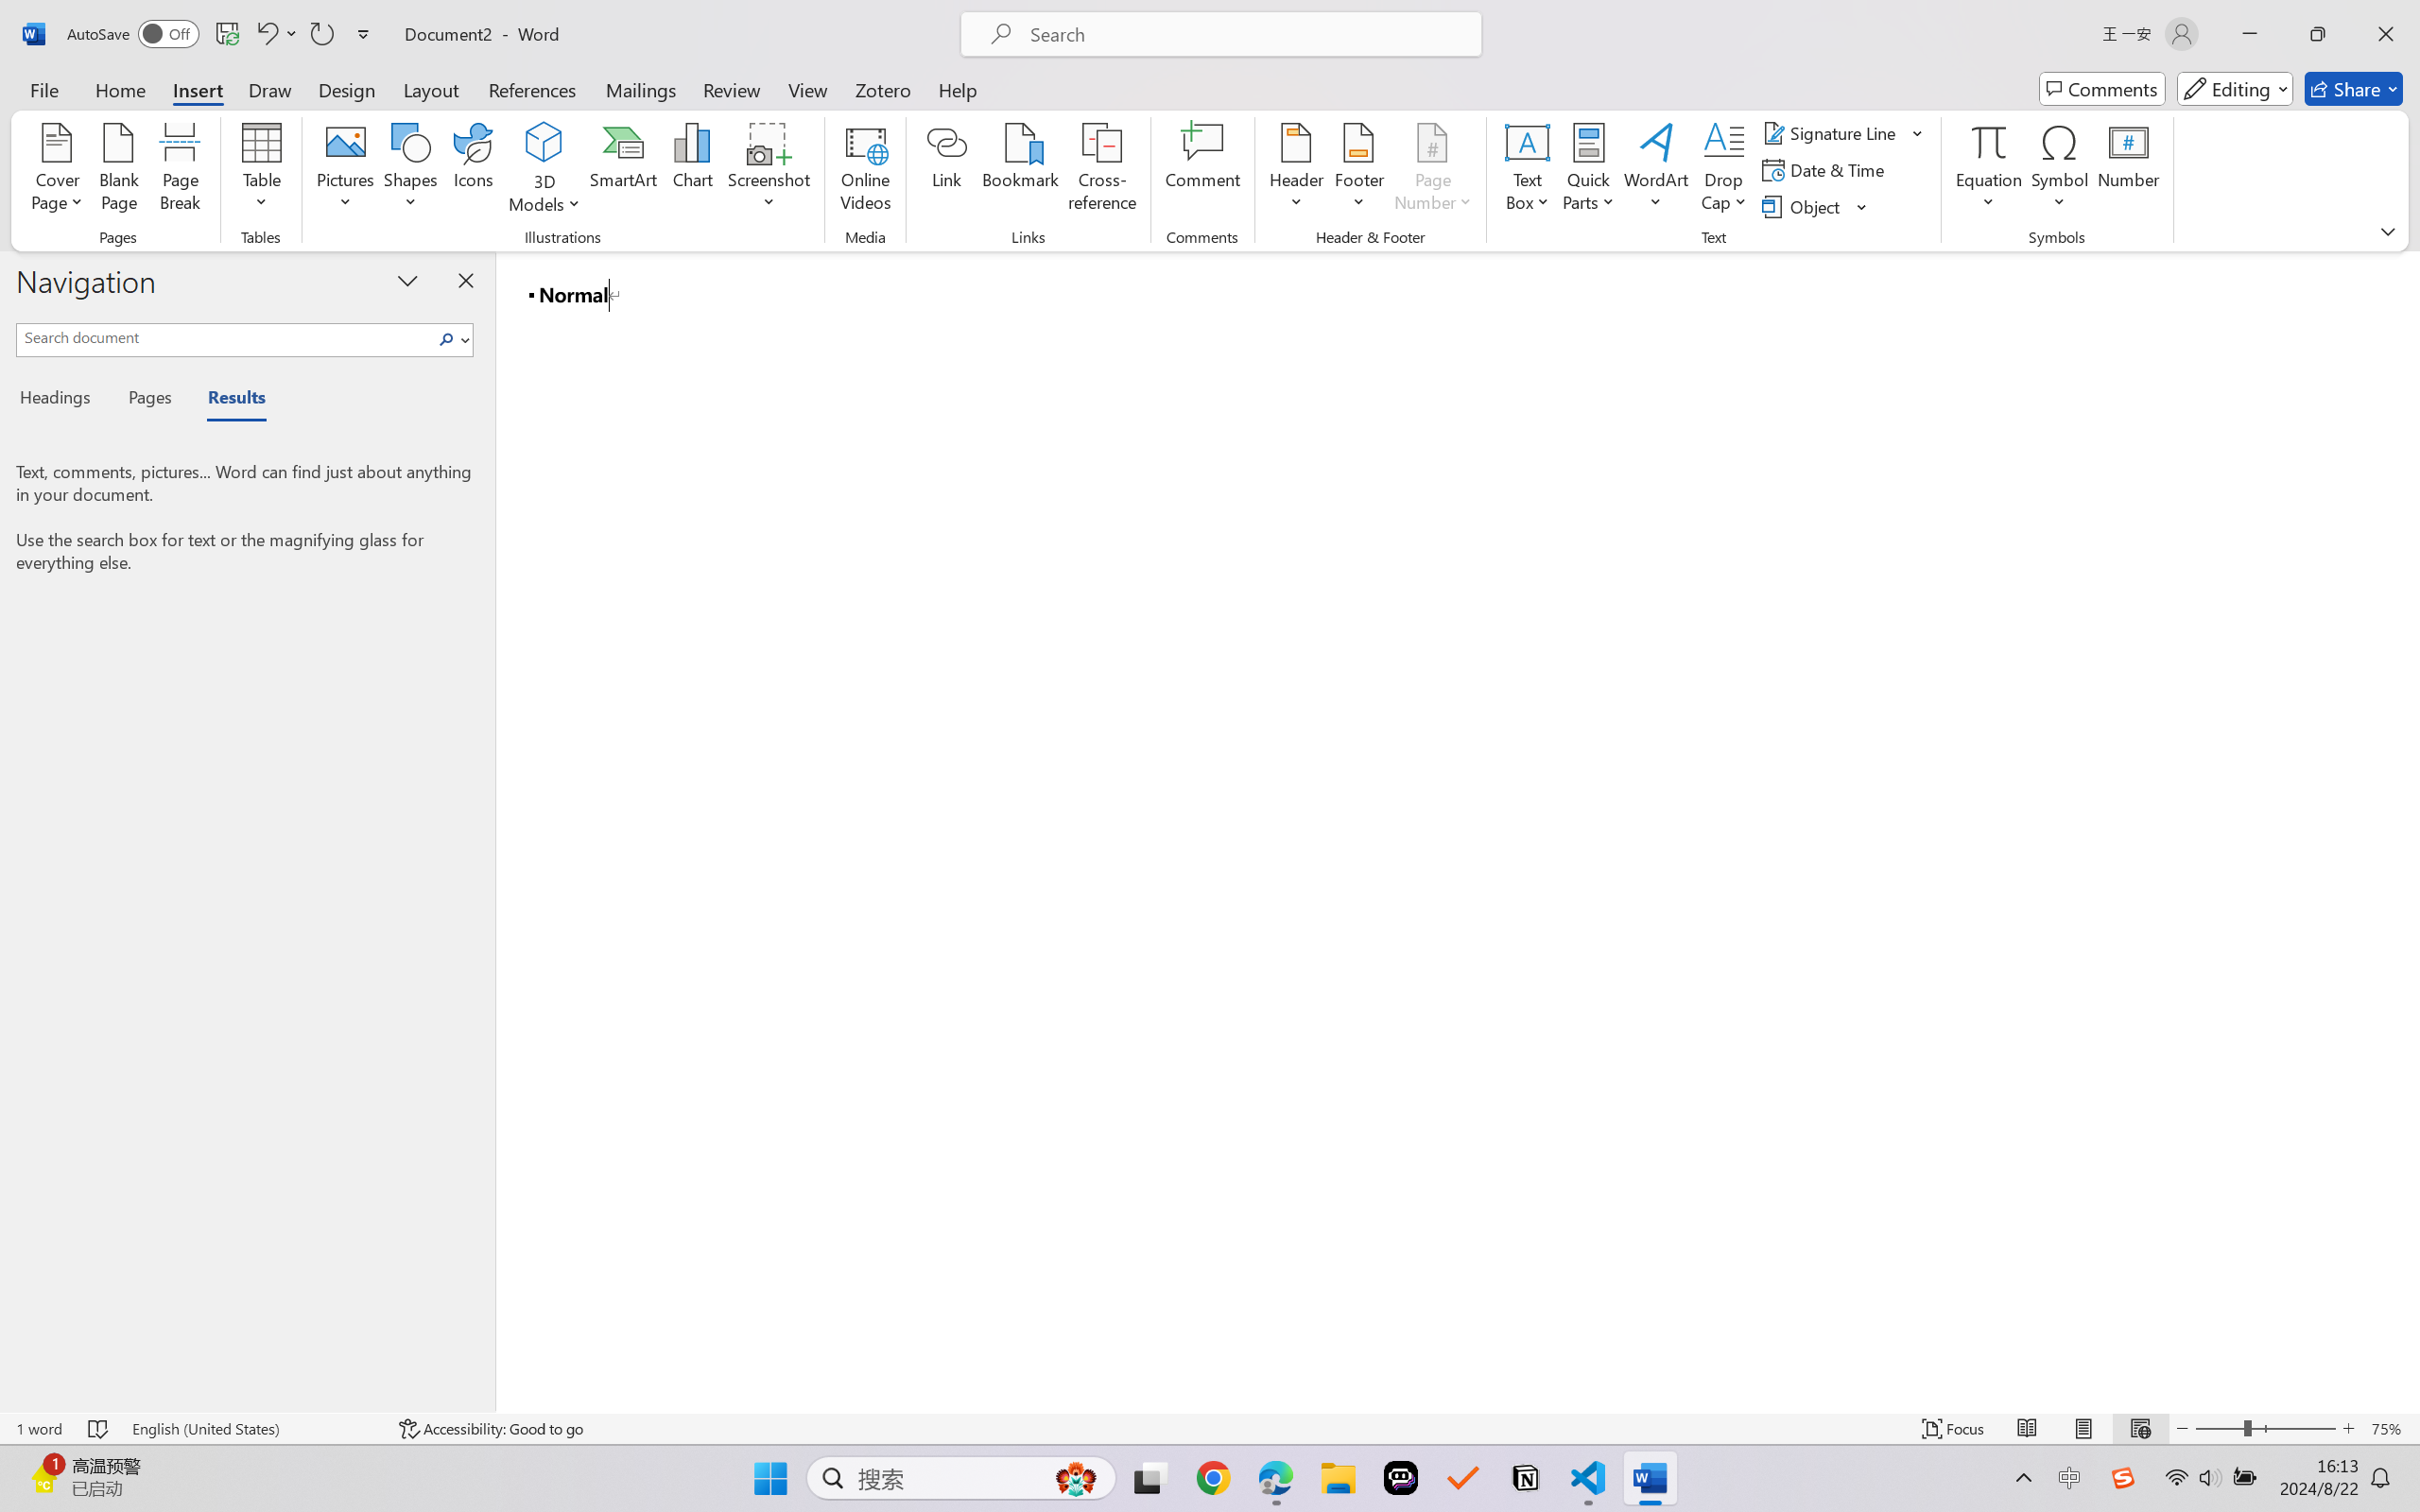  I want to click on 'Icons', so click(474, 170).